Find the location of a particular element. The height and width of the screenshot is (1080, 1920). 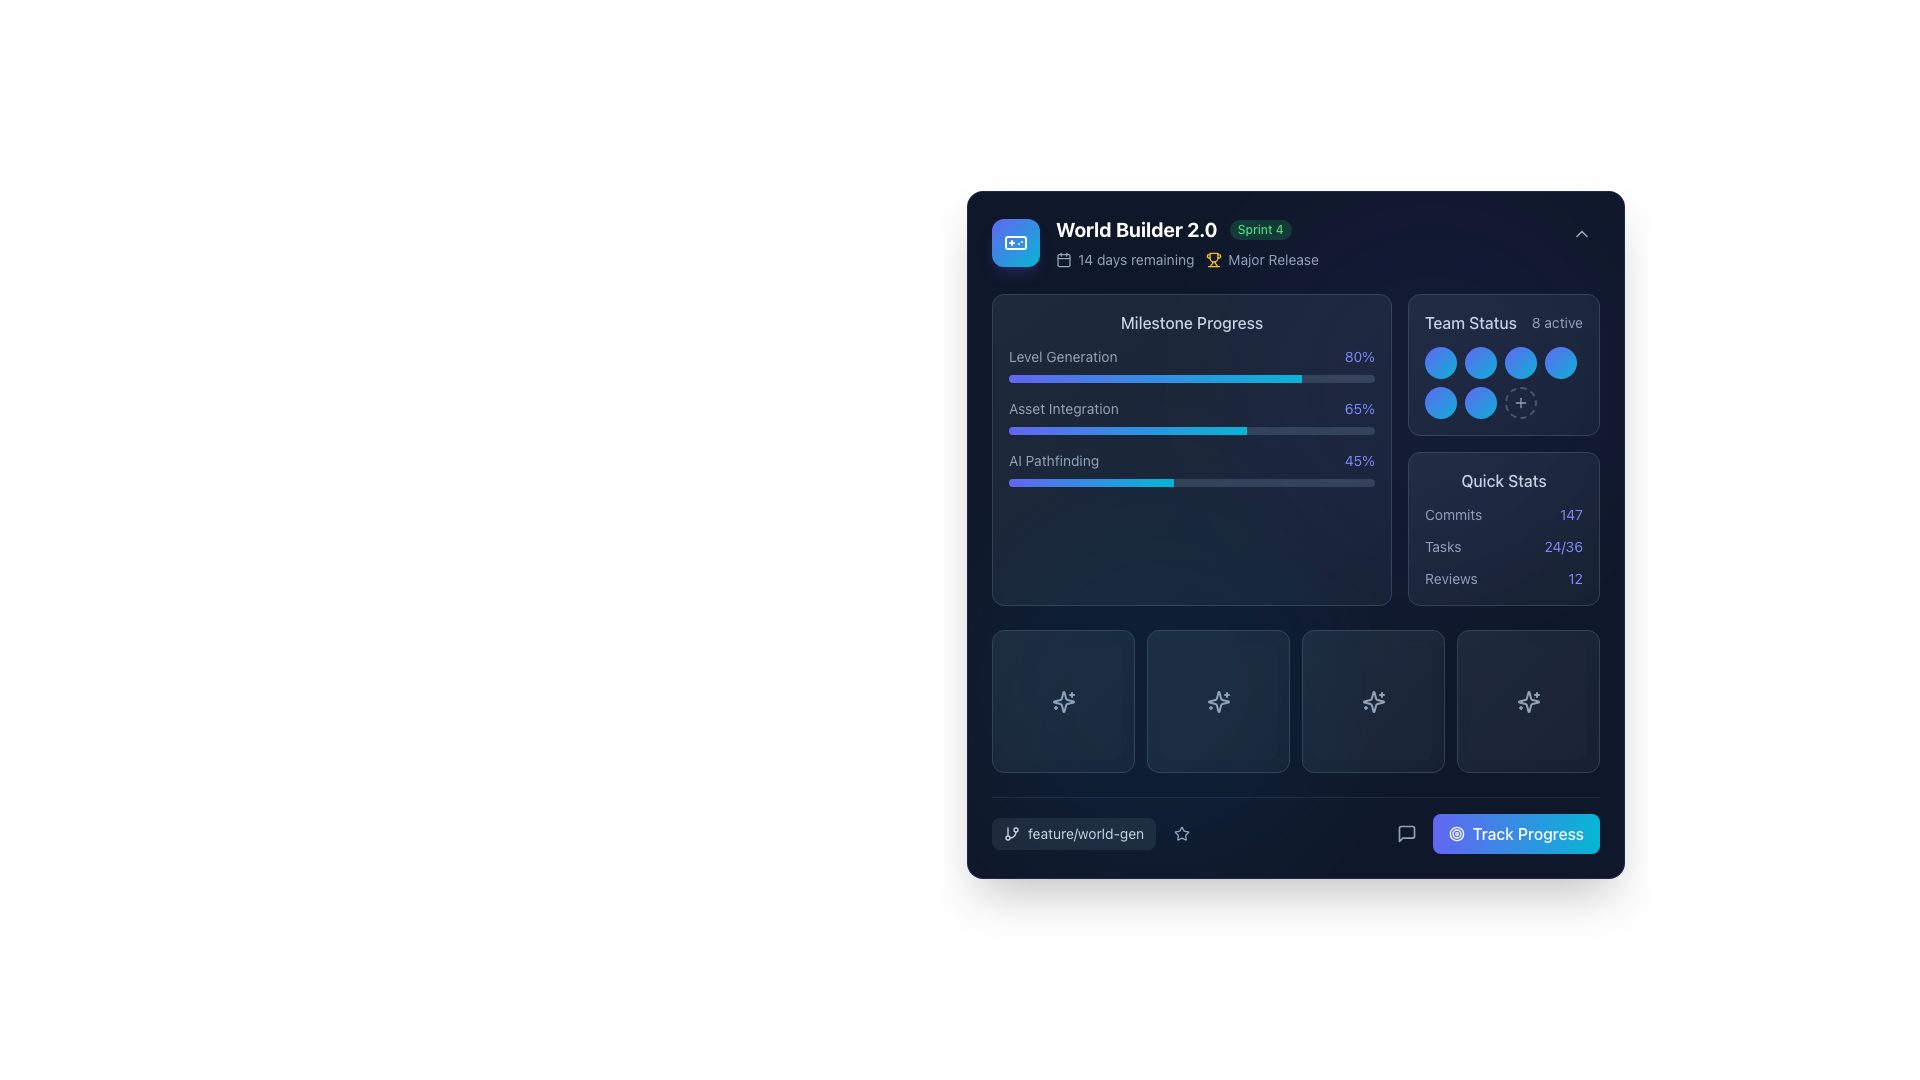

progress is located at coordinates (1132, 378).